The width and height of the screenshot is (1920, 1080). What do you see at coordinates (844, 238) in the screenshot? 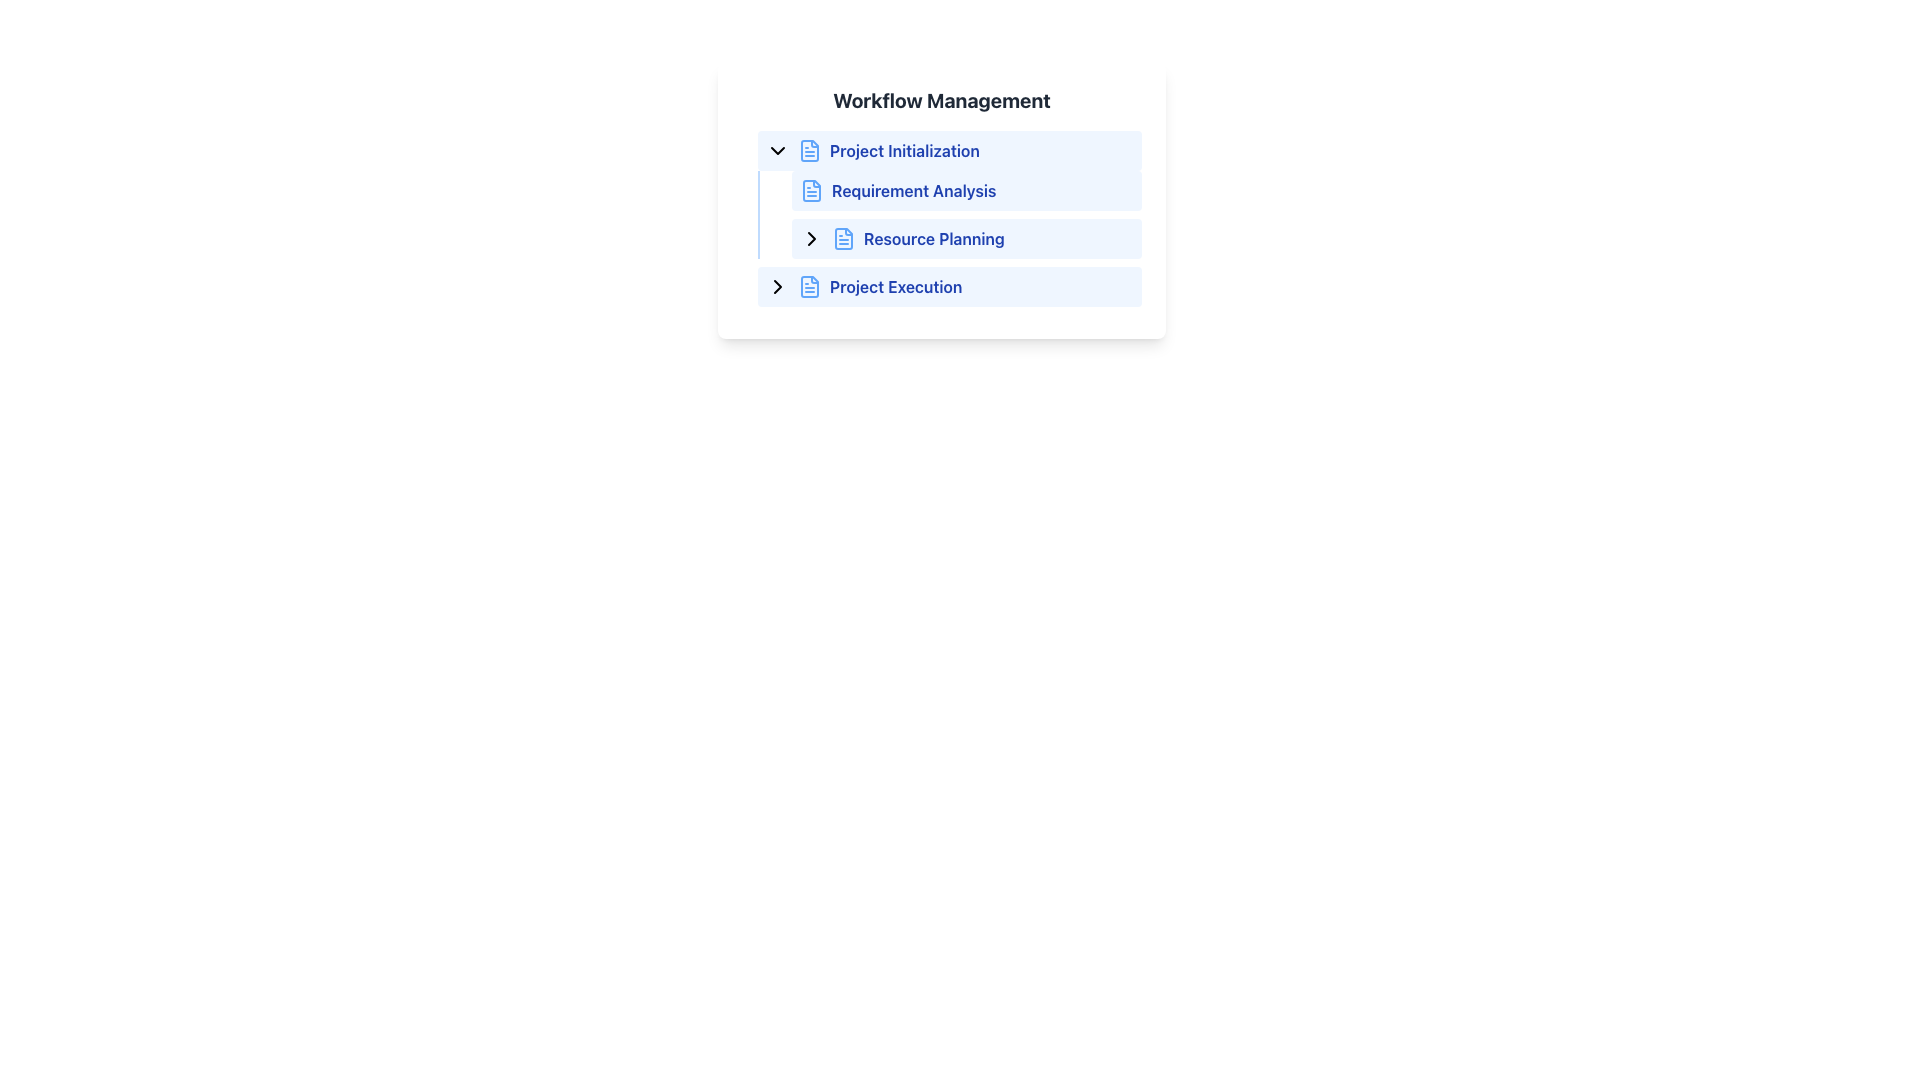
I see `the blue-outlined document icon representing 'Resource Planning' in the middle section of the 'Workflow Management' hierarchy interface` at bounding box center [844, 238].